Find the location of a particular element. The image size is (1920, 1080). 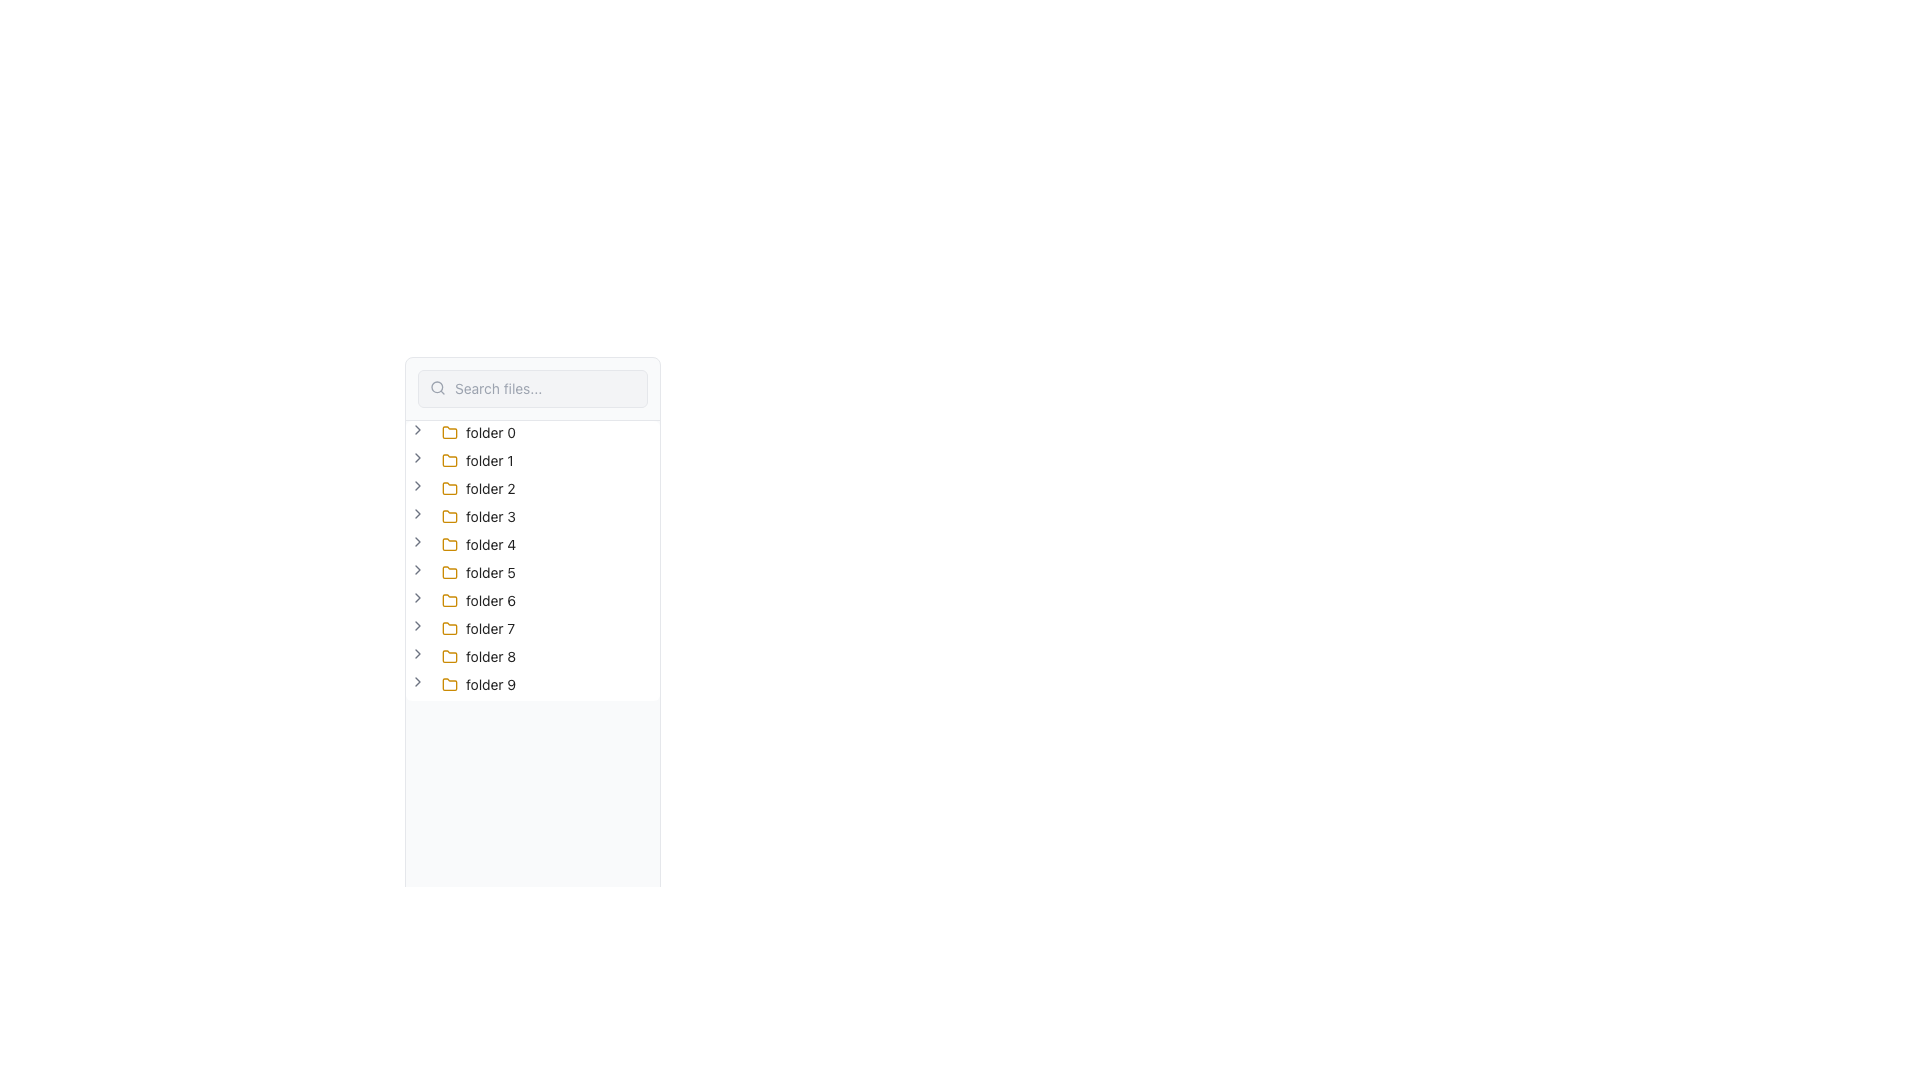

the Chevron icon next to the 'folder 9' entry is located at coordinates (416, 681).